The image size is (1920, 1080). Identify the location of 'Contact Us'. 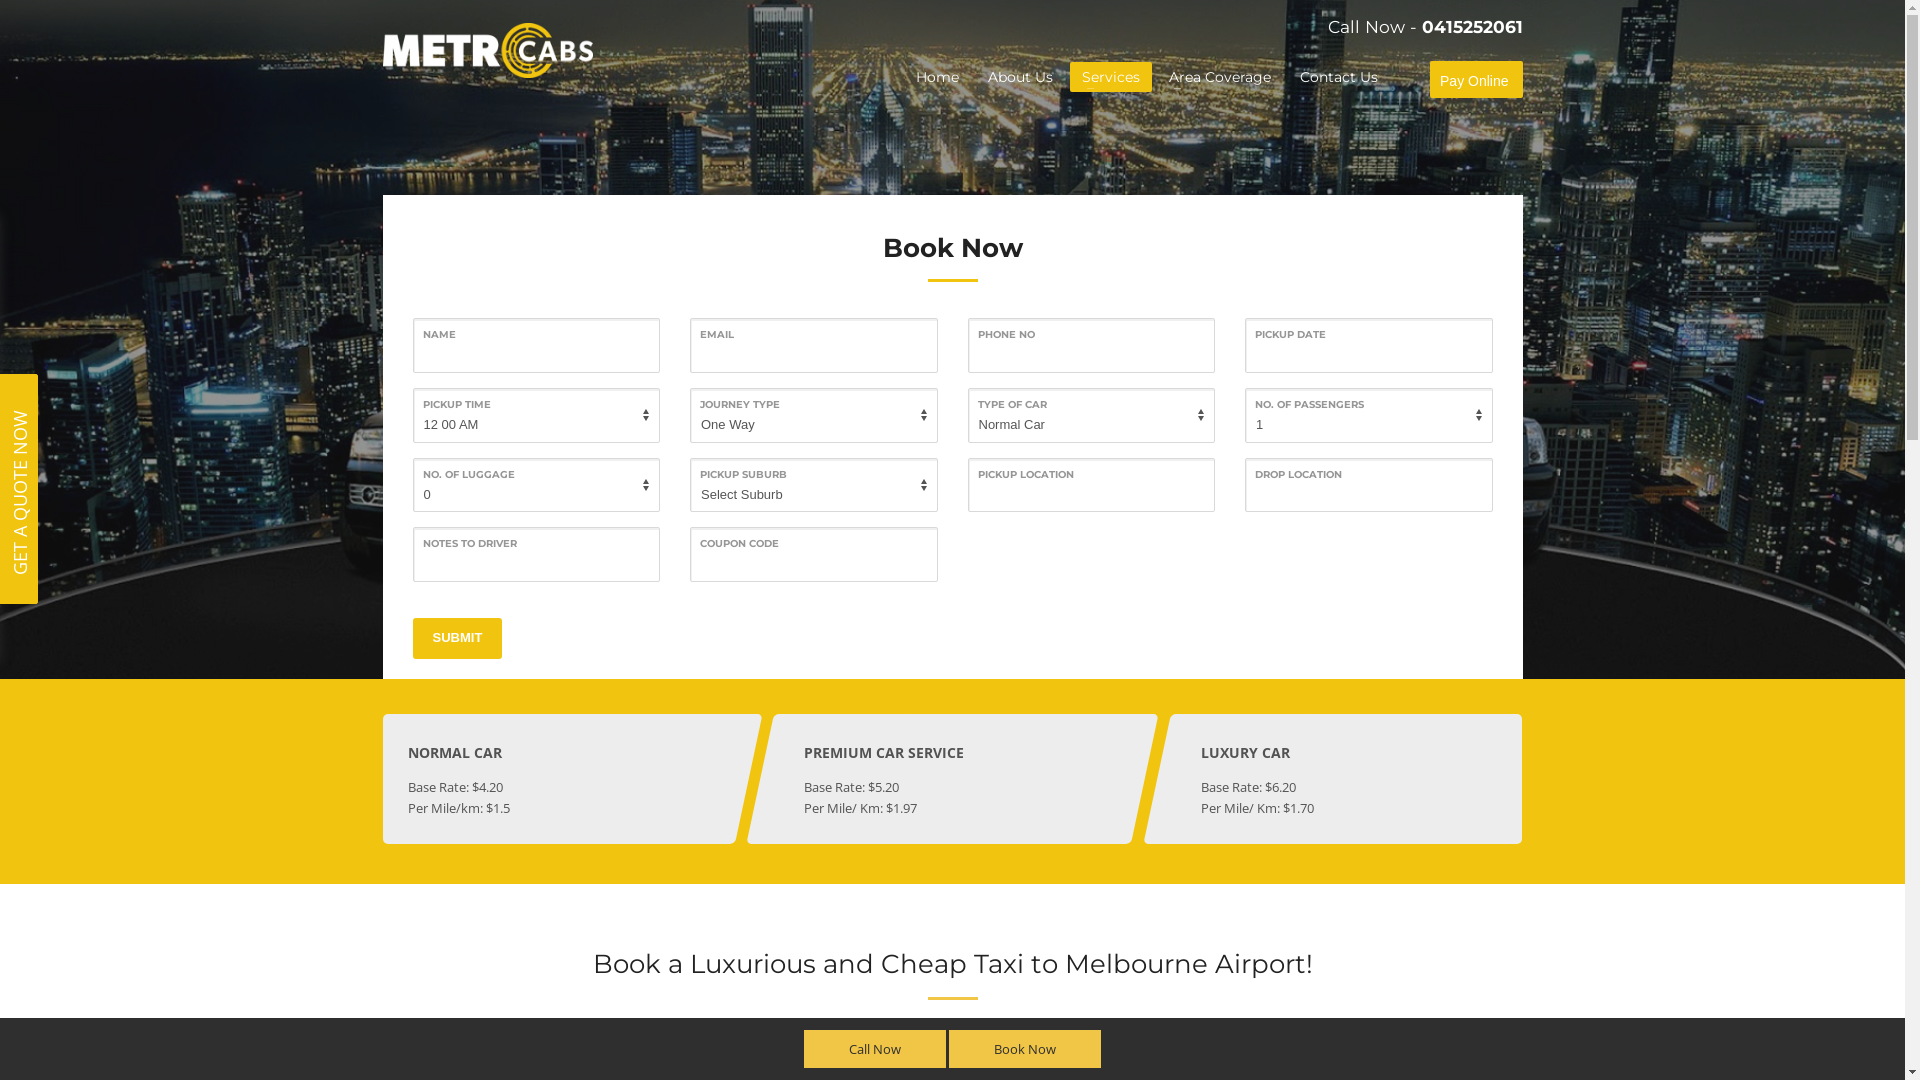
(1339, 76).